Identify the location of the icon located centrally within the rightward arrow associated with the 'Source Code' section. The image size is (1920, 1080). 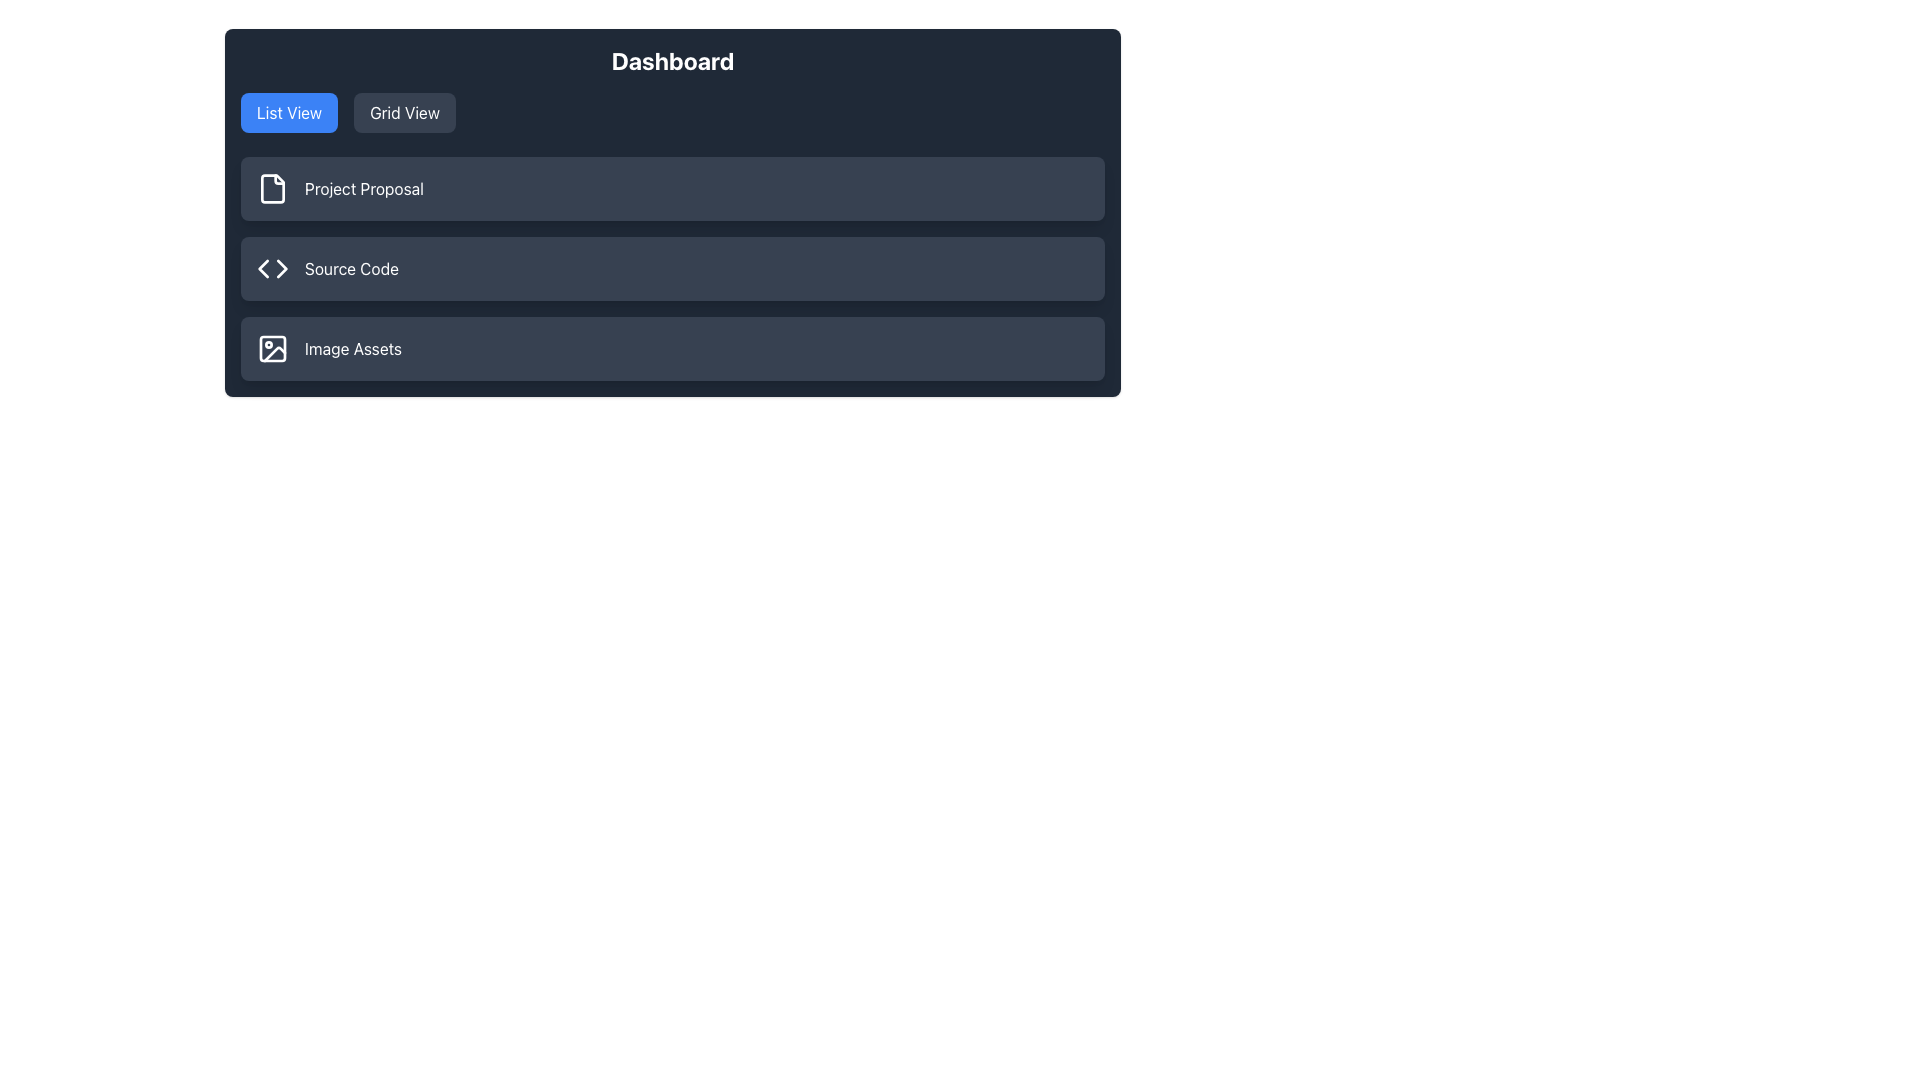
(281, 268).